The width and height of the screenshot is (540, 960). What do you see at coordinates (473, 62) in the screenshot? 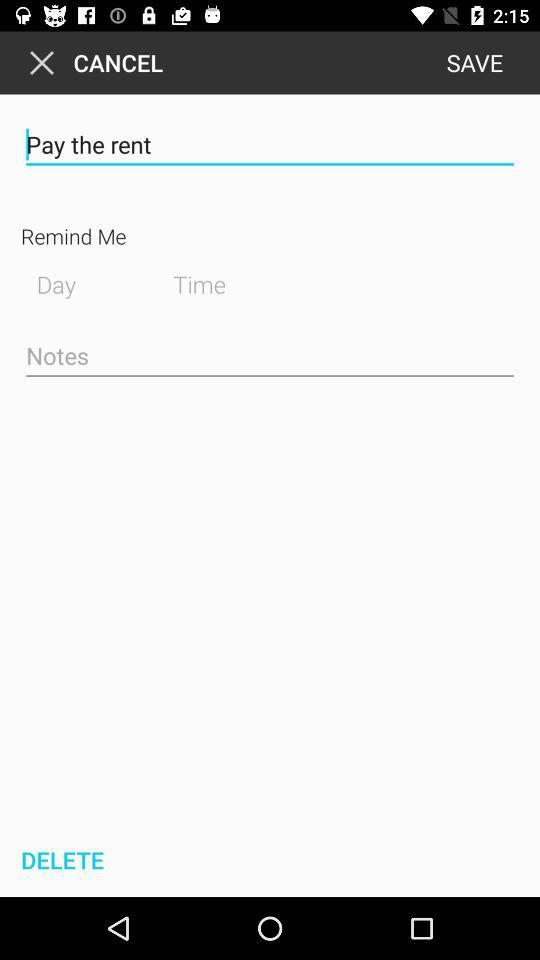
I see `the icon next to the cancel item` at bounding box center [473, 62].